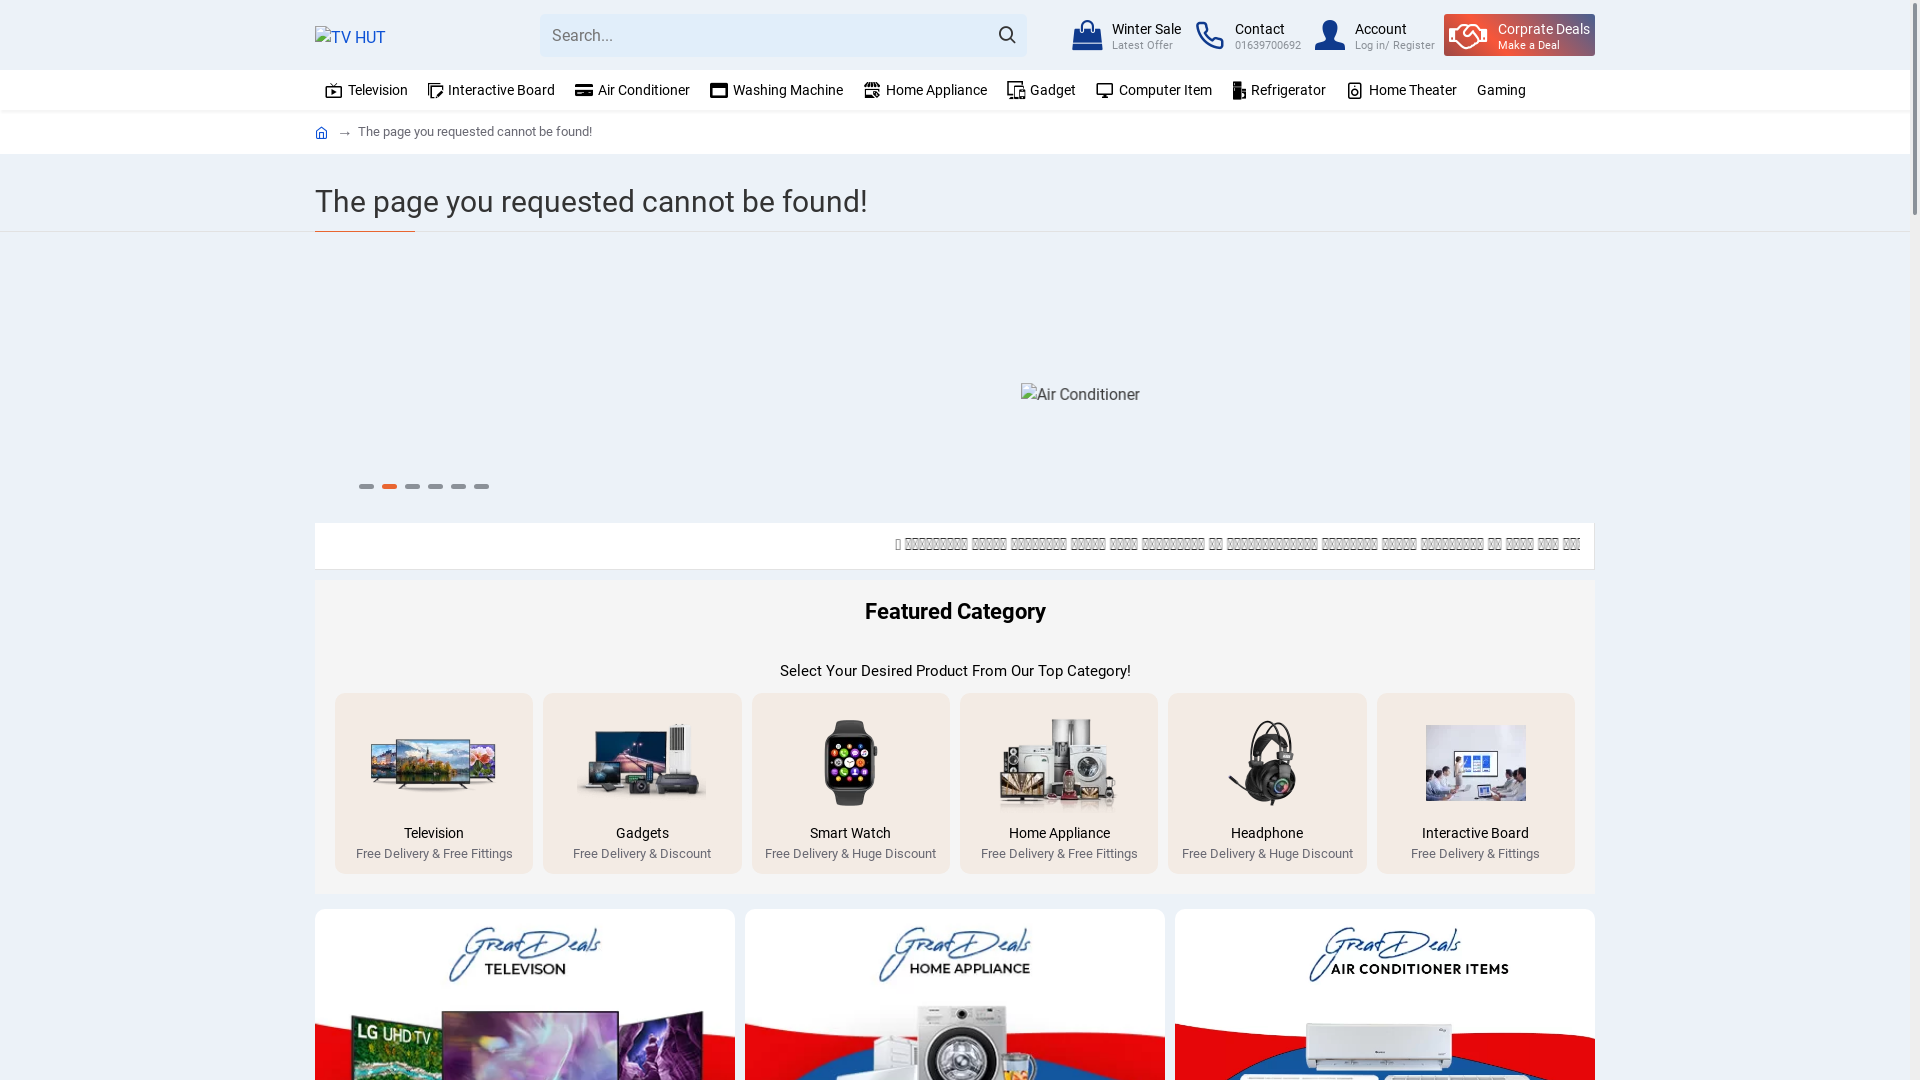 The height and width of the screenshot is (1080, 1920). I want to click on 'Gaming', so click(1498, 88).